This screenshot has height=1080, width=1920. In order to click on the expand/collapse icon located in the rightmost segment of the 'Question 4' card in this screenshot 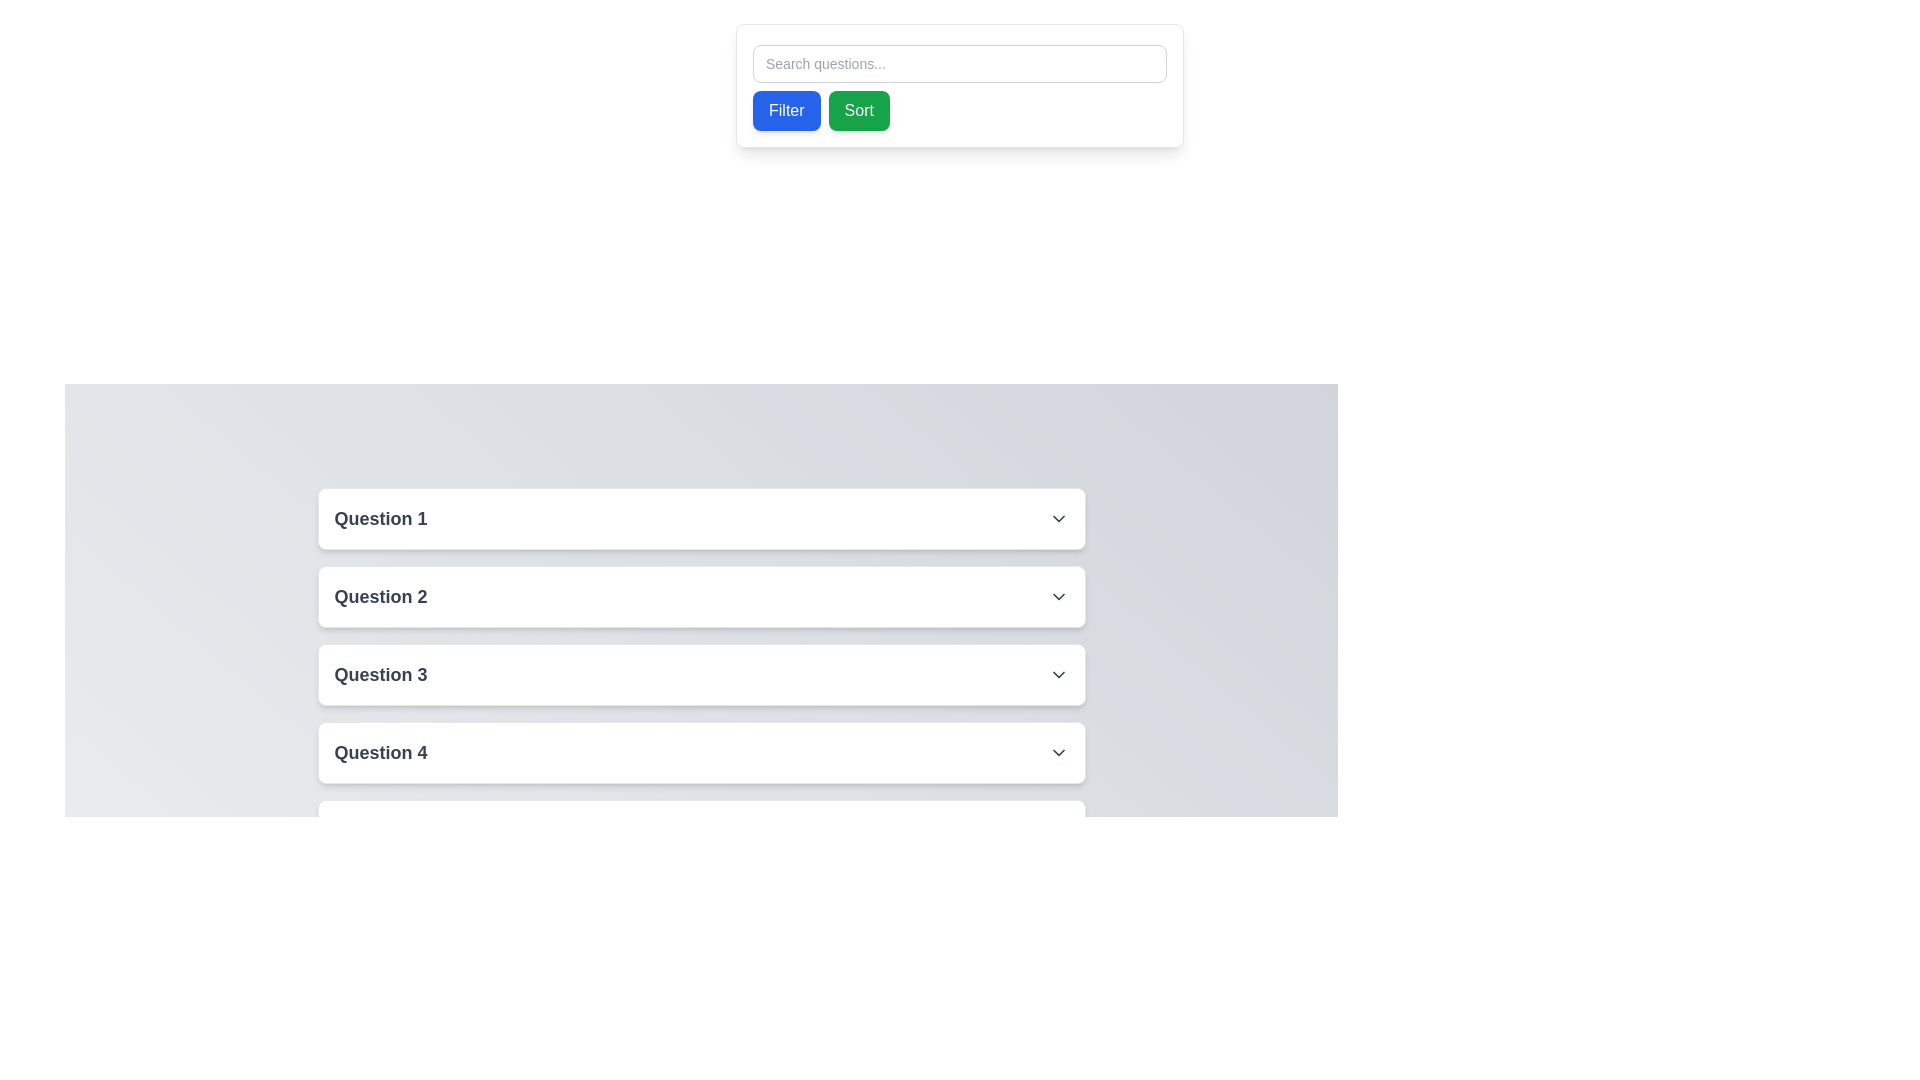, I will do `click(1057, 752)`.